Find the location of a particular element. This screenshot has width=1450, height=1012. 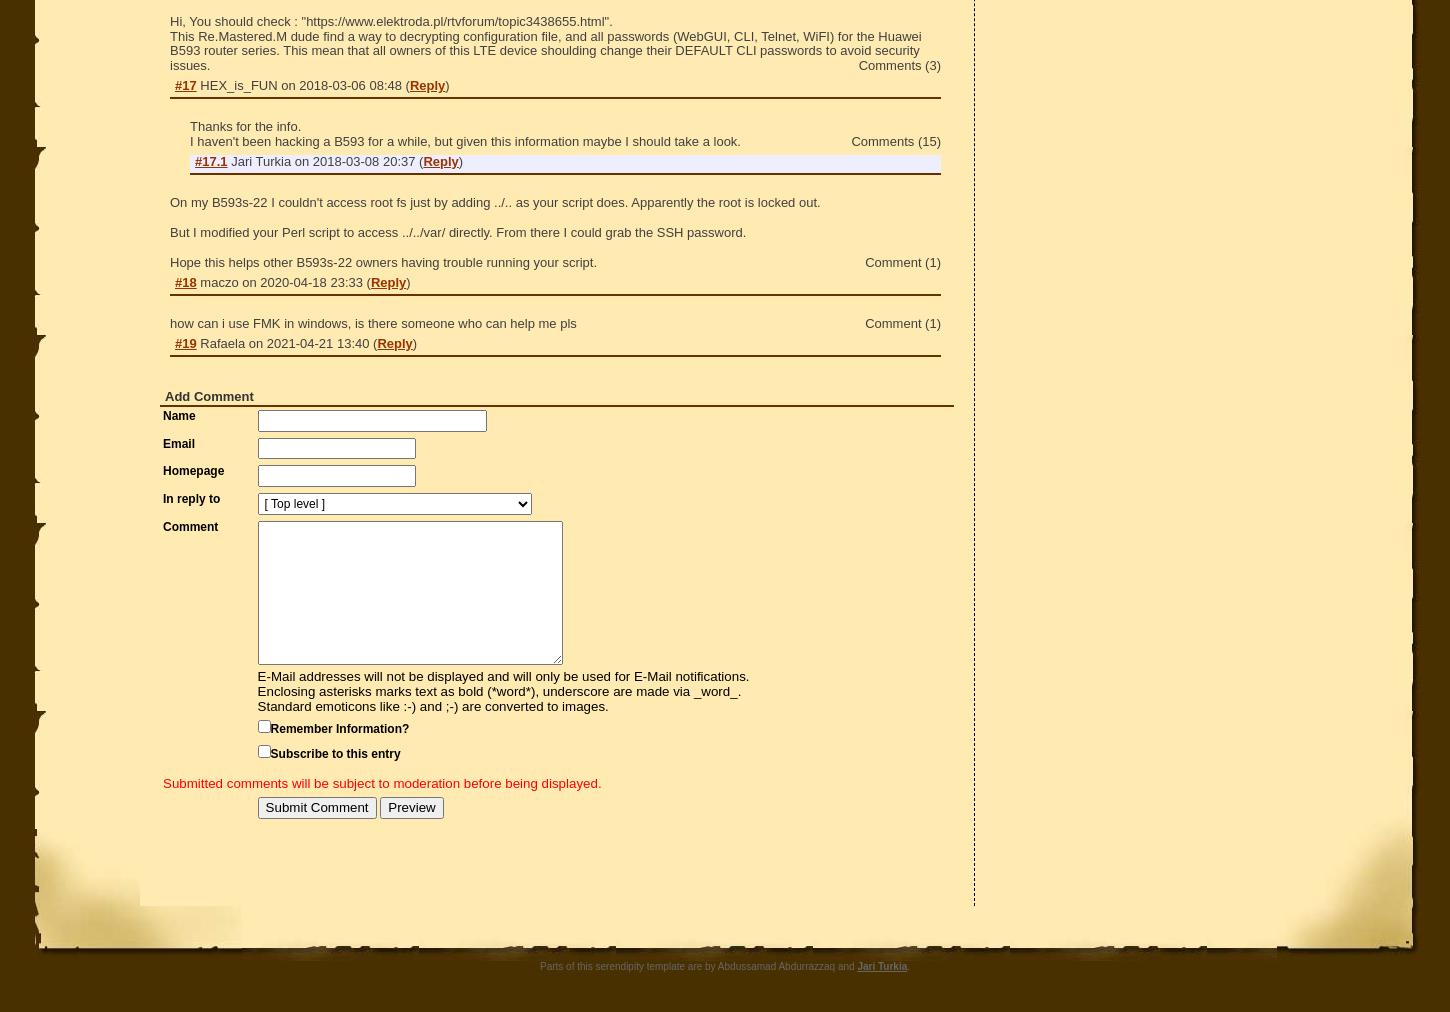

'E-Mail addresses will not be displayed and will only be used for E-Mail notifications.' is located at coordinates (503, 675).